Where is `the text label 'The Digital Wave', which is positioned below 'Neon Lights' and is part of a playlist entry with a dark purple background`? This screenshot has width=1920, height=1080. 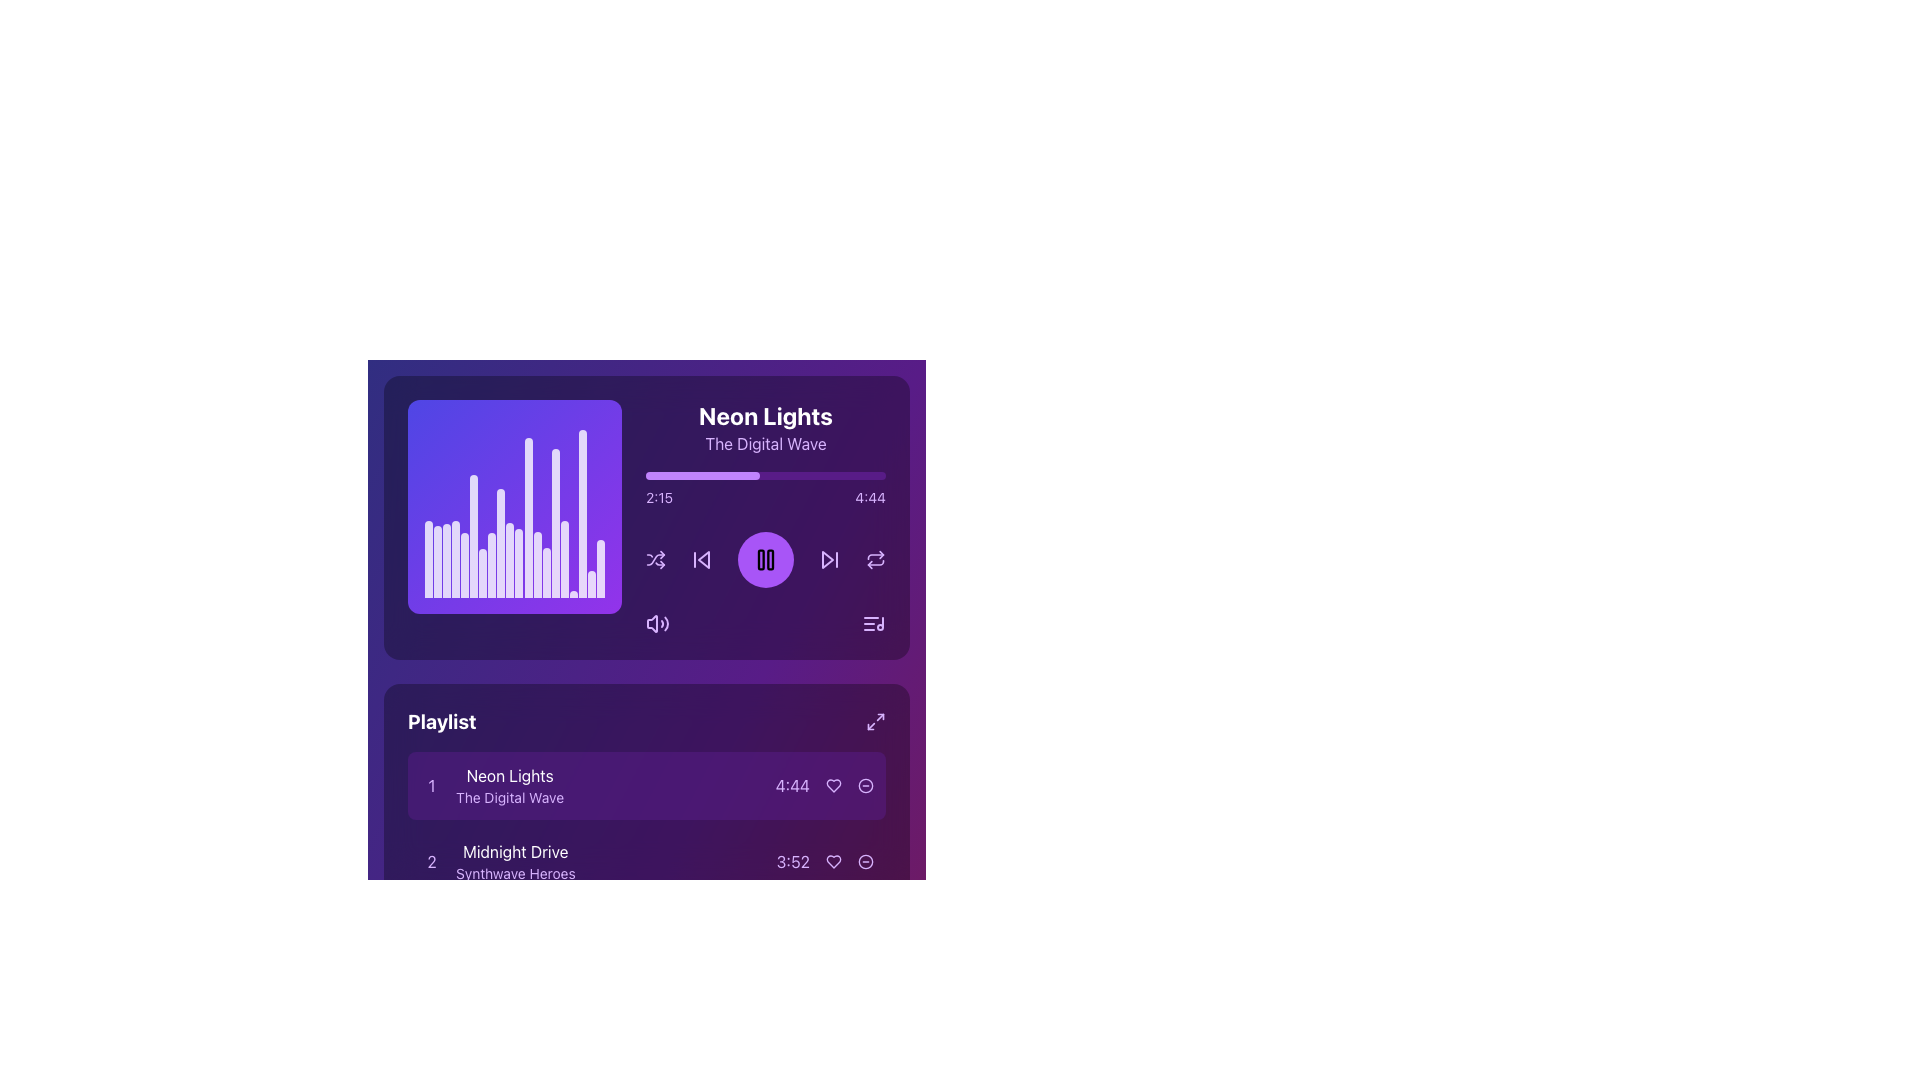
the text label 'The Digital Wave', which is positioned below 'Neon Lights' and is part of a playlist entry with a dark purple background is located at coordinates (510, 797).